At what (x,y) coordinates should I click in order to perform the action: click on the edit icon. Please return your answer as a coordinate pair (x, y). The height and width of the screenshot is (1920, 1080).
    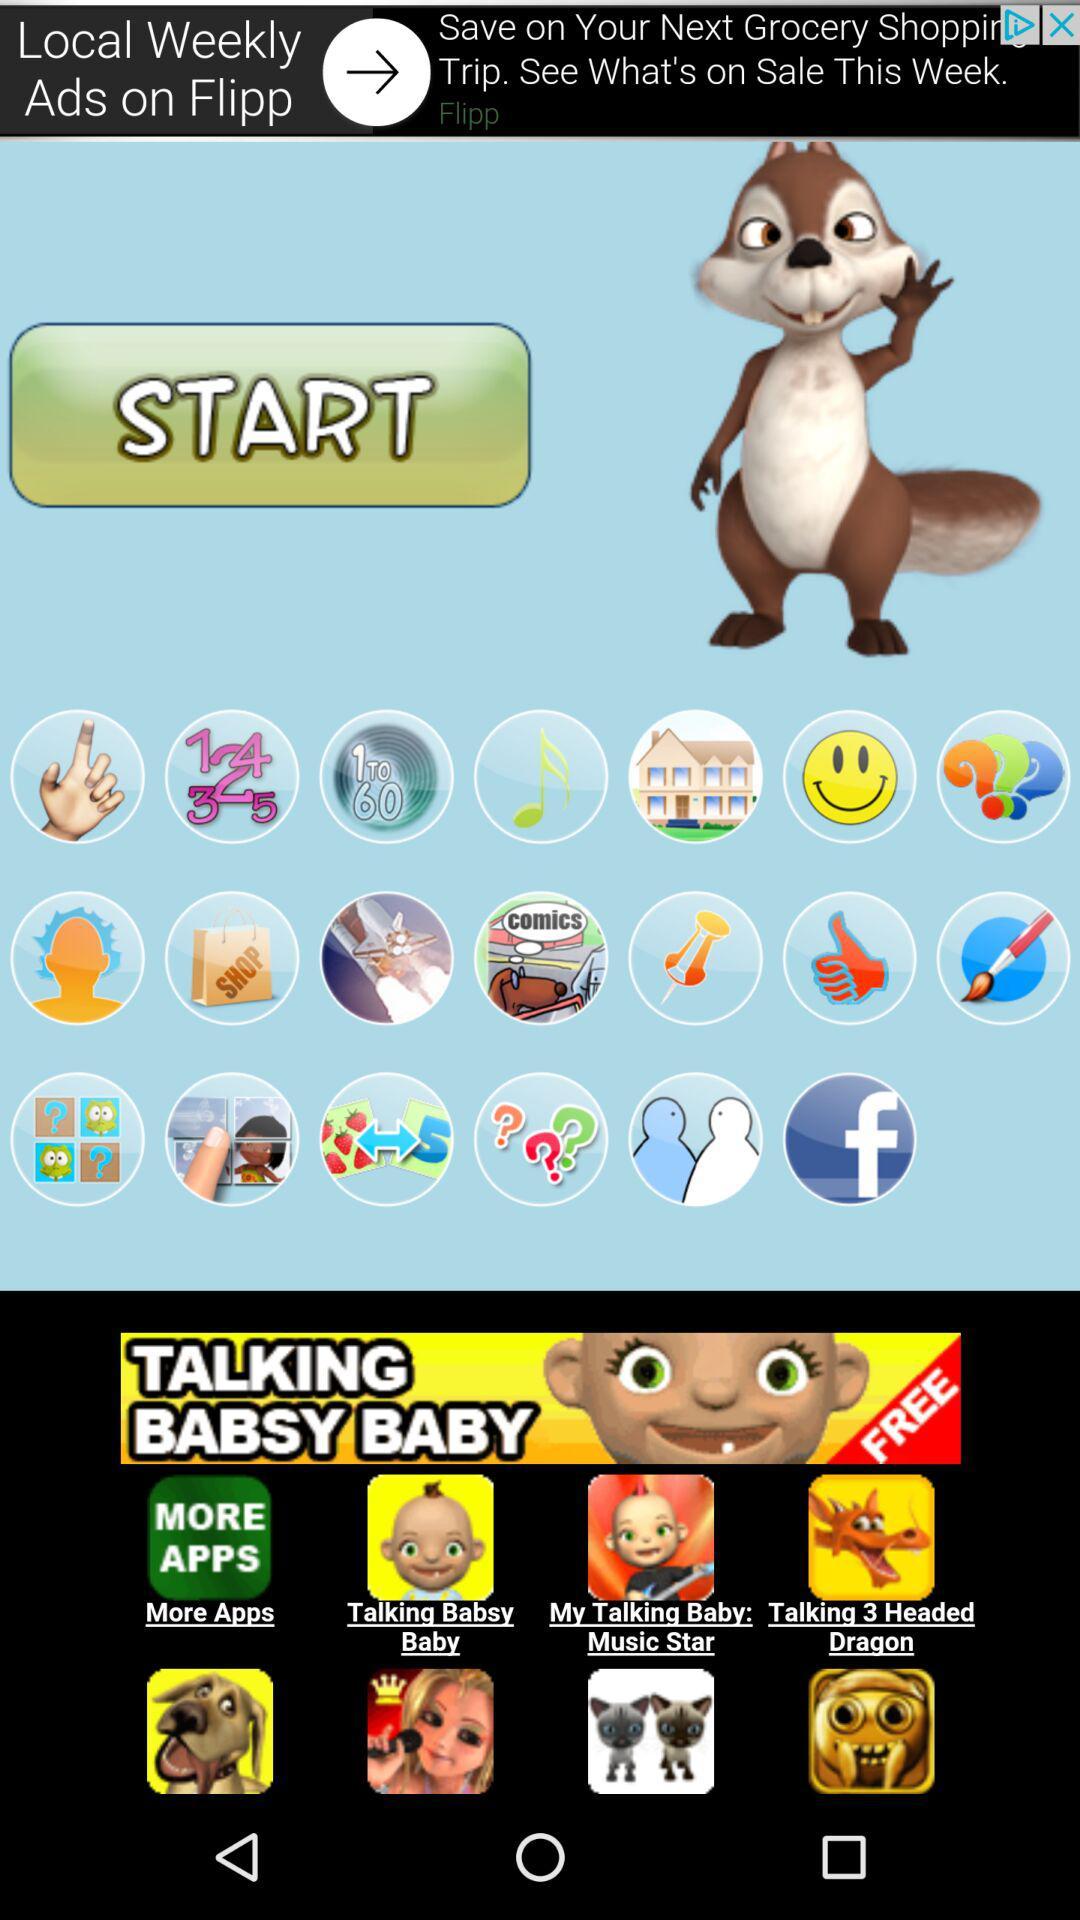
    Looking at the image, I should click on (1003, 1025).